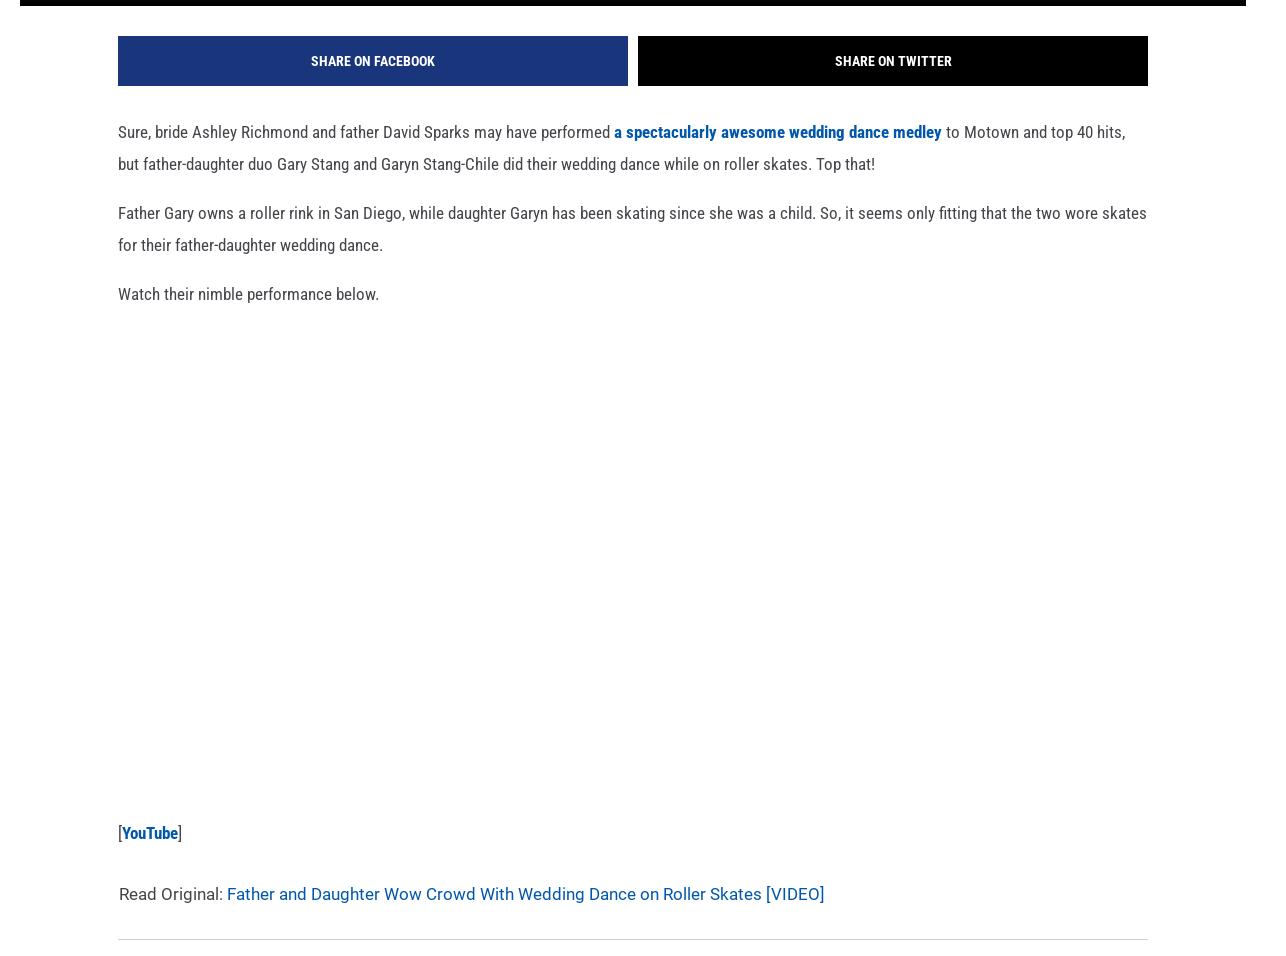  I want to click on 'Father Gary owns a roller rink in San Diego, while daughter Garyn has been skating since she was a child. So, it seems only fitting that the two wore skates for their father-daughter wedding dance.', so click(631, 255).